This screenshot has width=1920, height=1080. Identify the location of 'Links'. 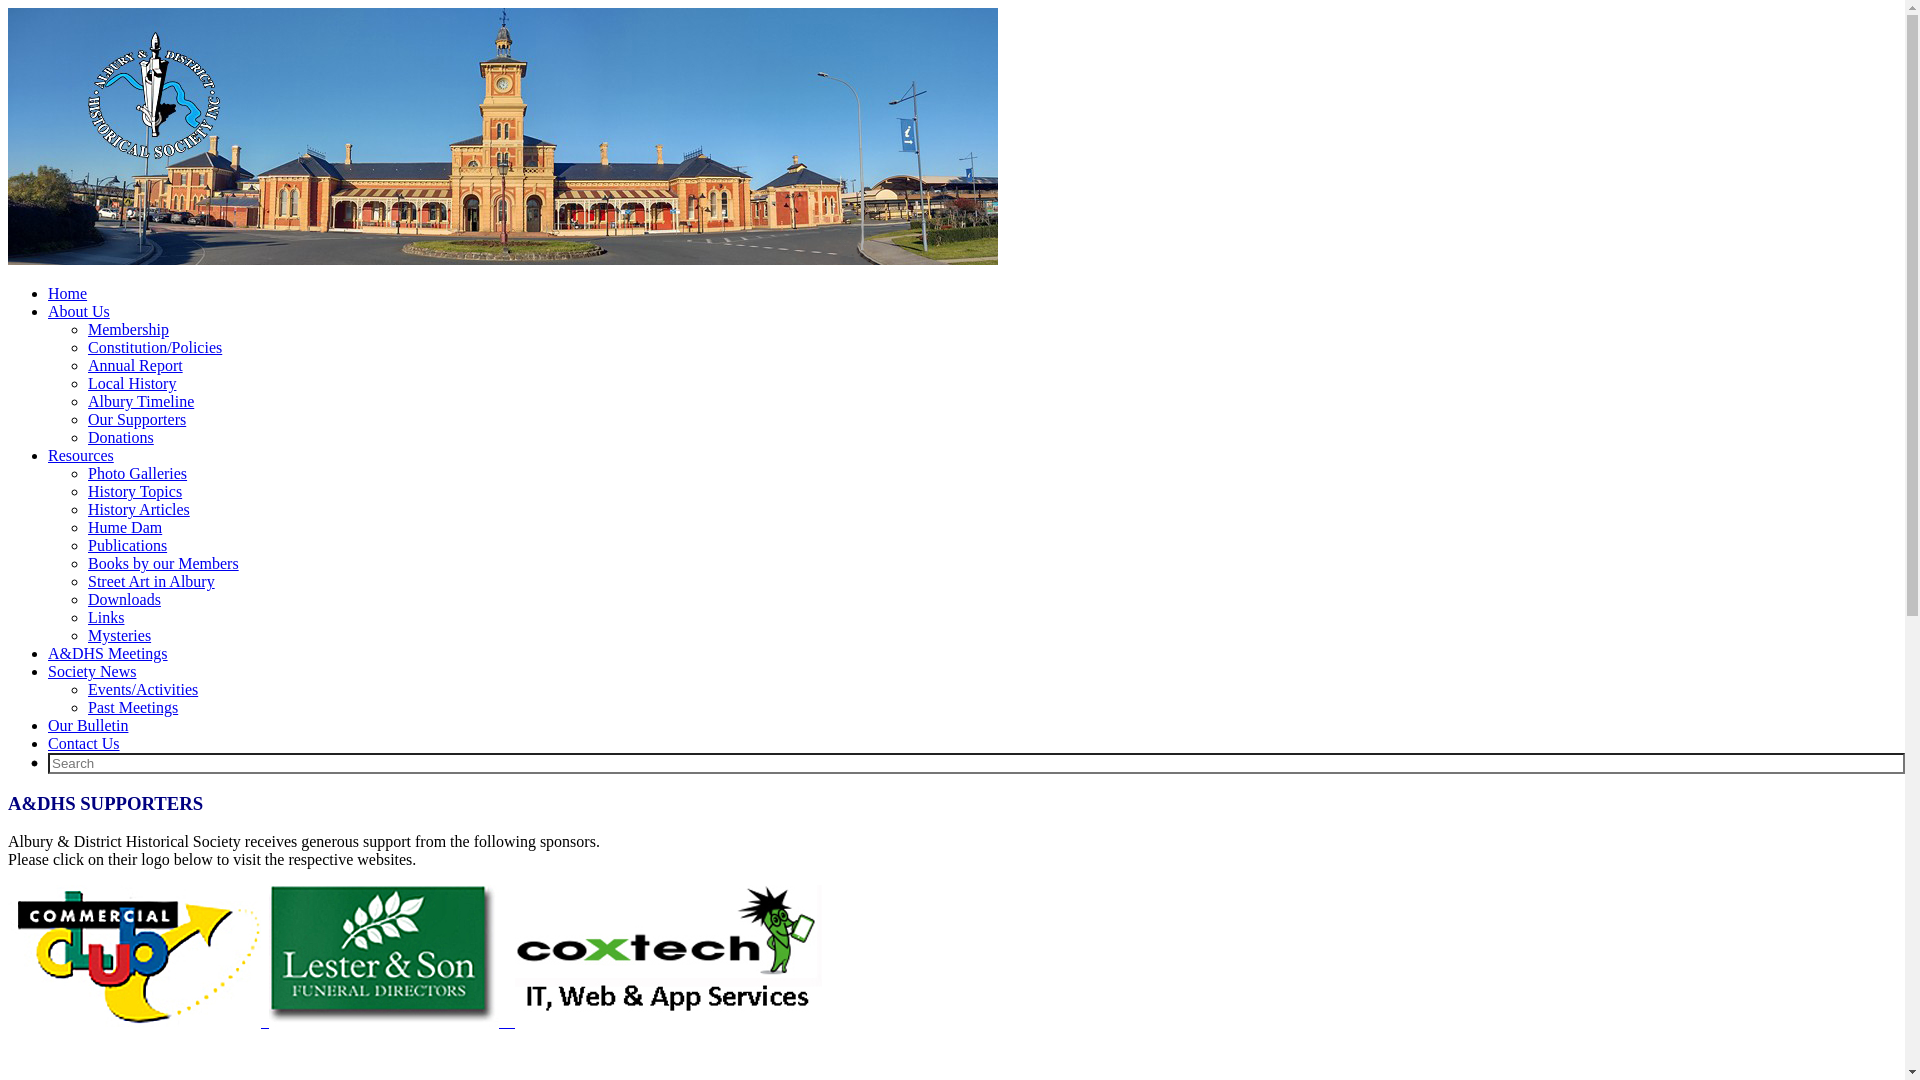
(104, 616).